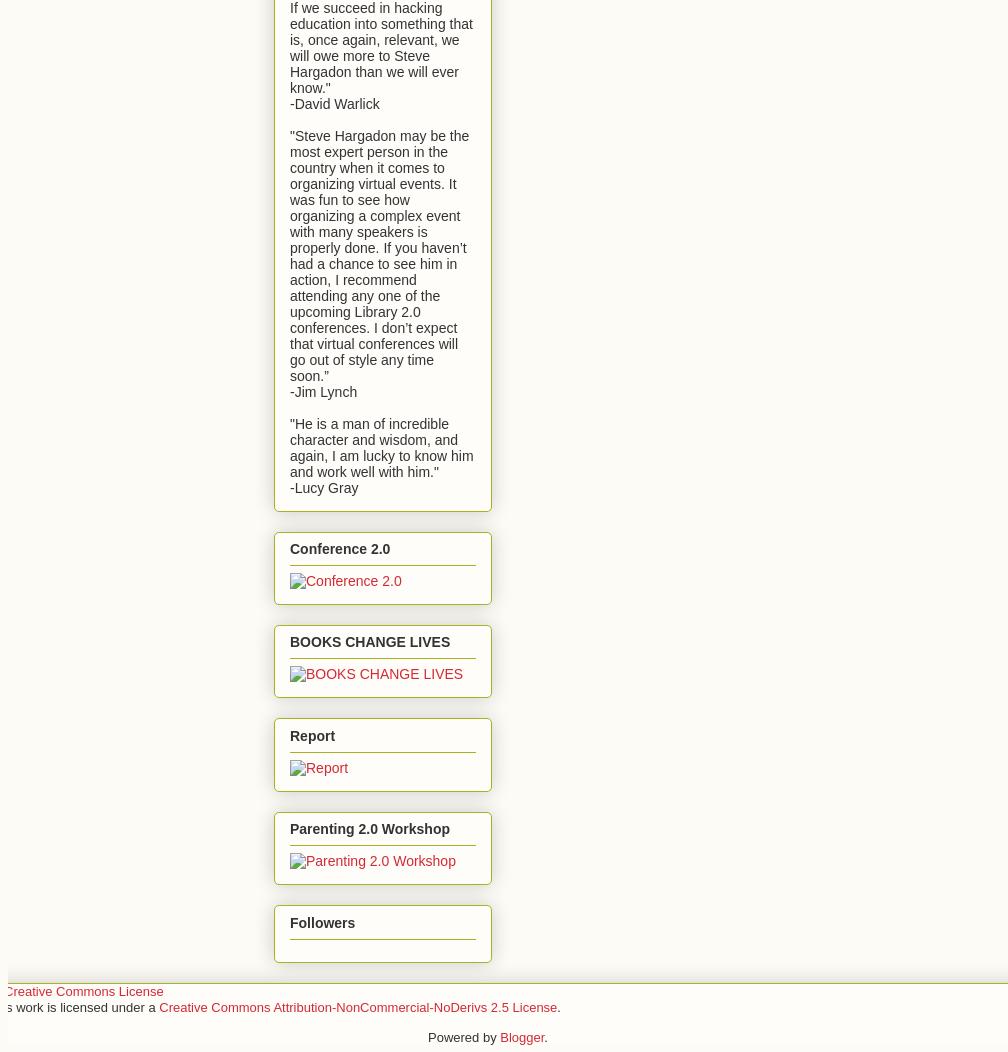  What do you see at coordinates (522, 1035) in the screenshot?
I see `'Blogger'` at bounding box center [522, 1035].